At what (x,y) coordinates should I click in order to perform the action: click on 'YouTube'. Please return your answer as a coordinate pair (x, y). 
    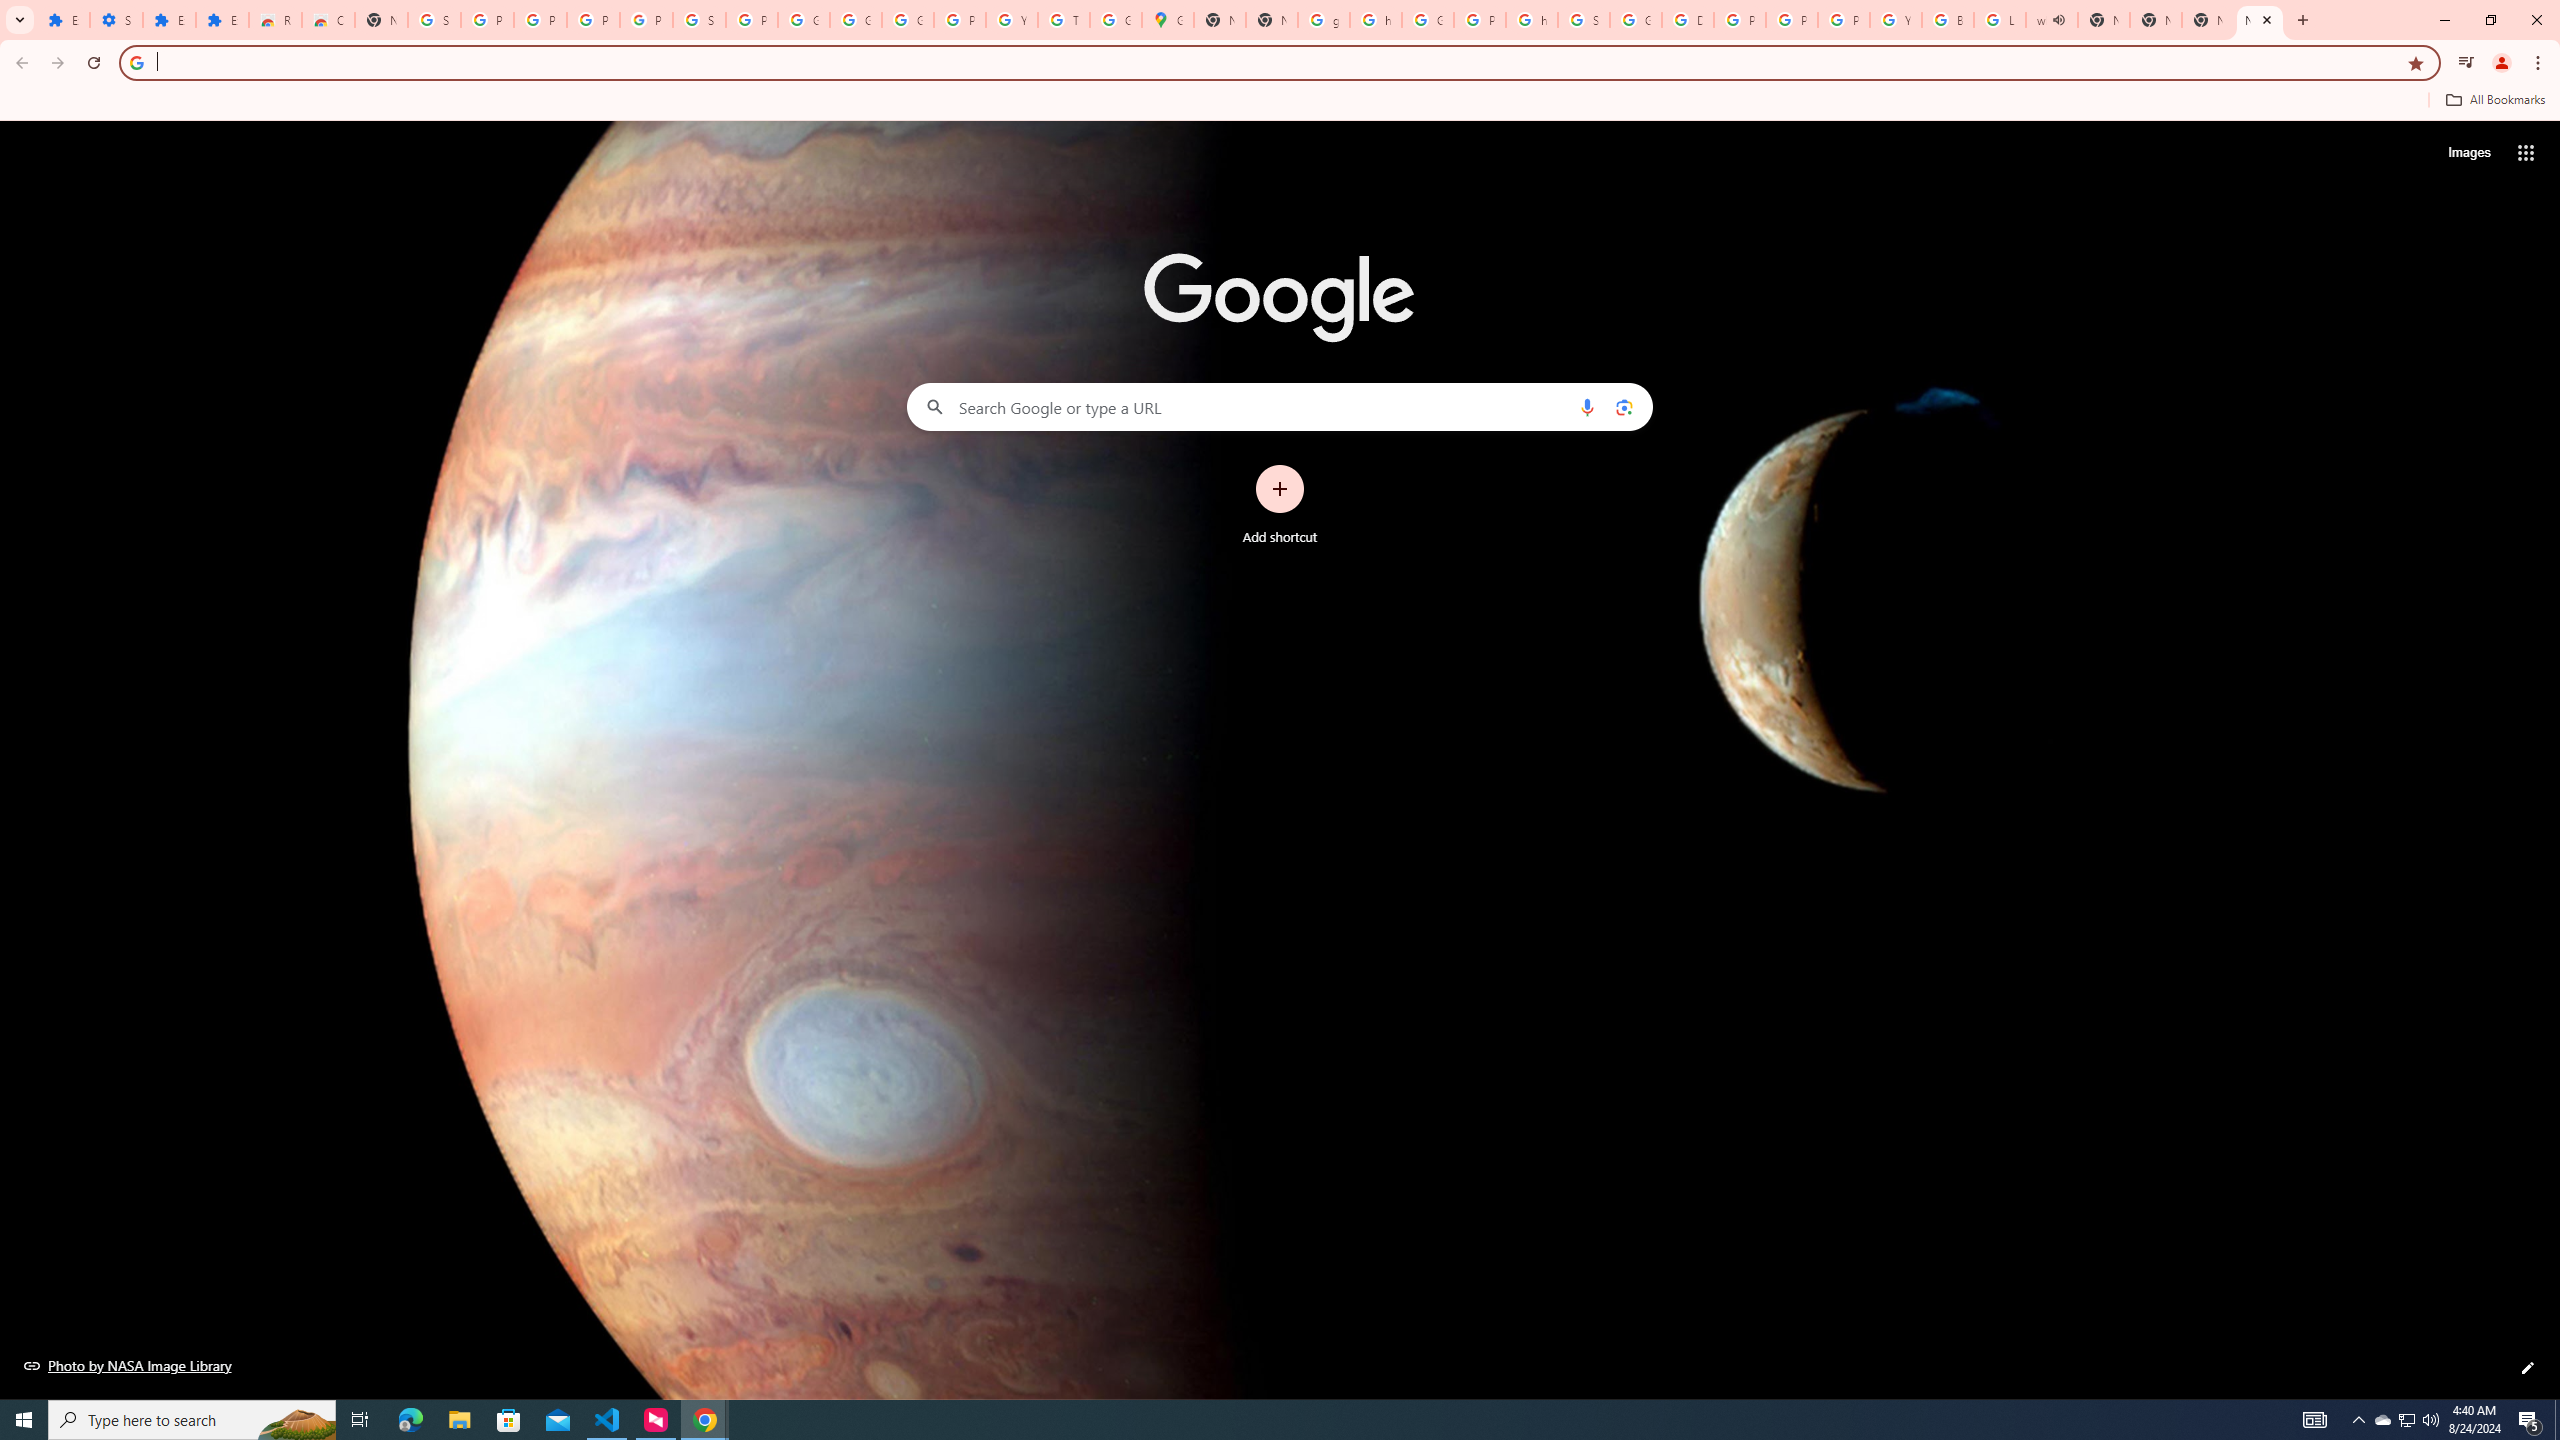
    Looking at the image, I should click on (1895, 19).